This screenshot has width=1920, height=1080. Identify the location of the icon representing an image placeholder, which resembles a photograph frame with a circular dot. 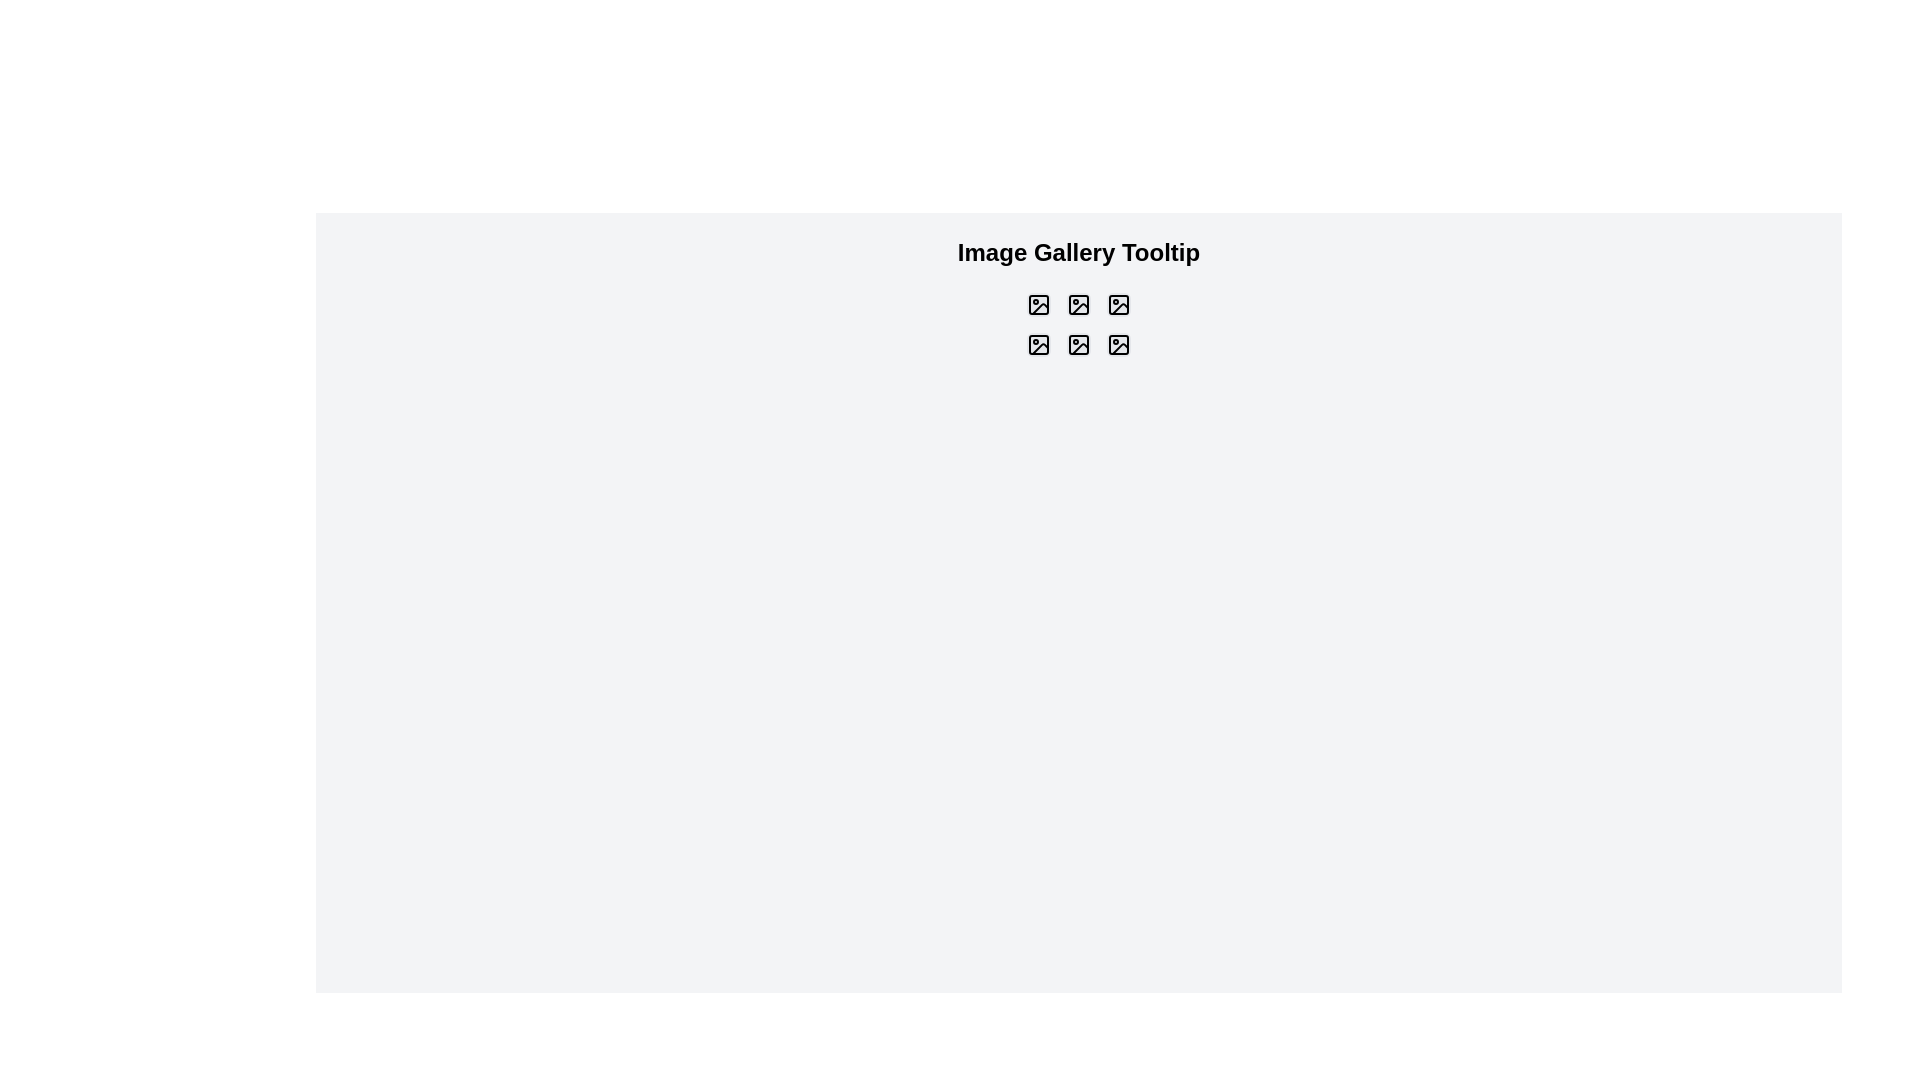
(1078, 304).